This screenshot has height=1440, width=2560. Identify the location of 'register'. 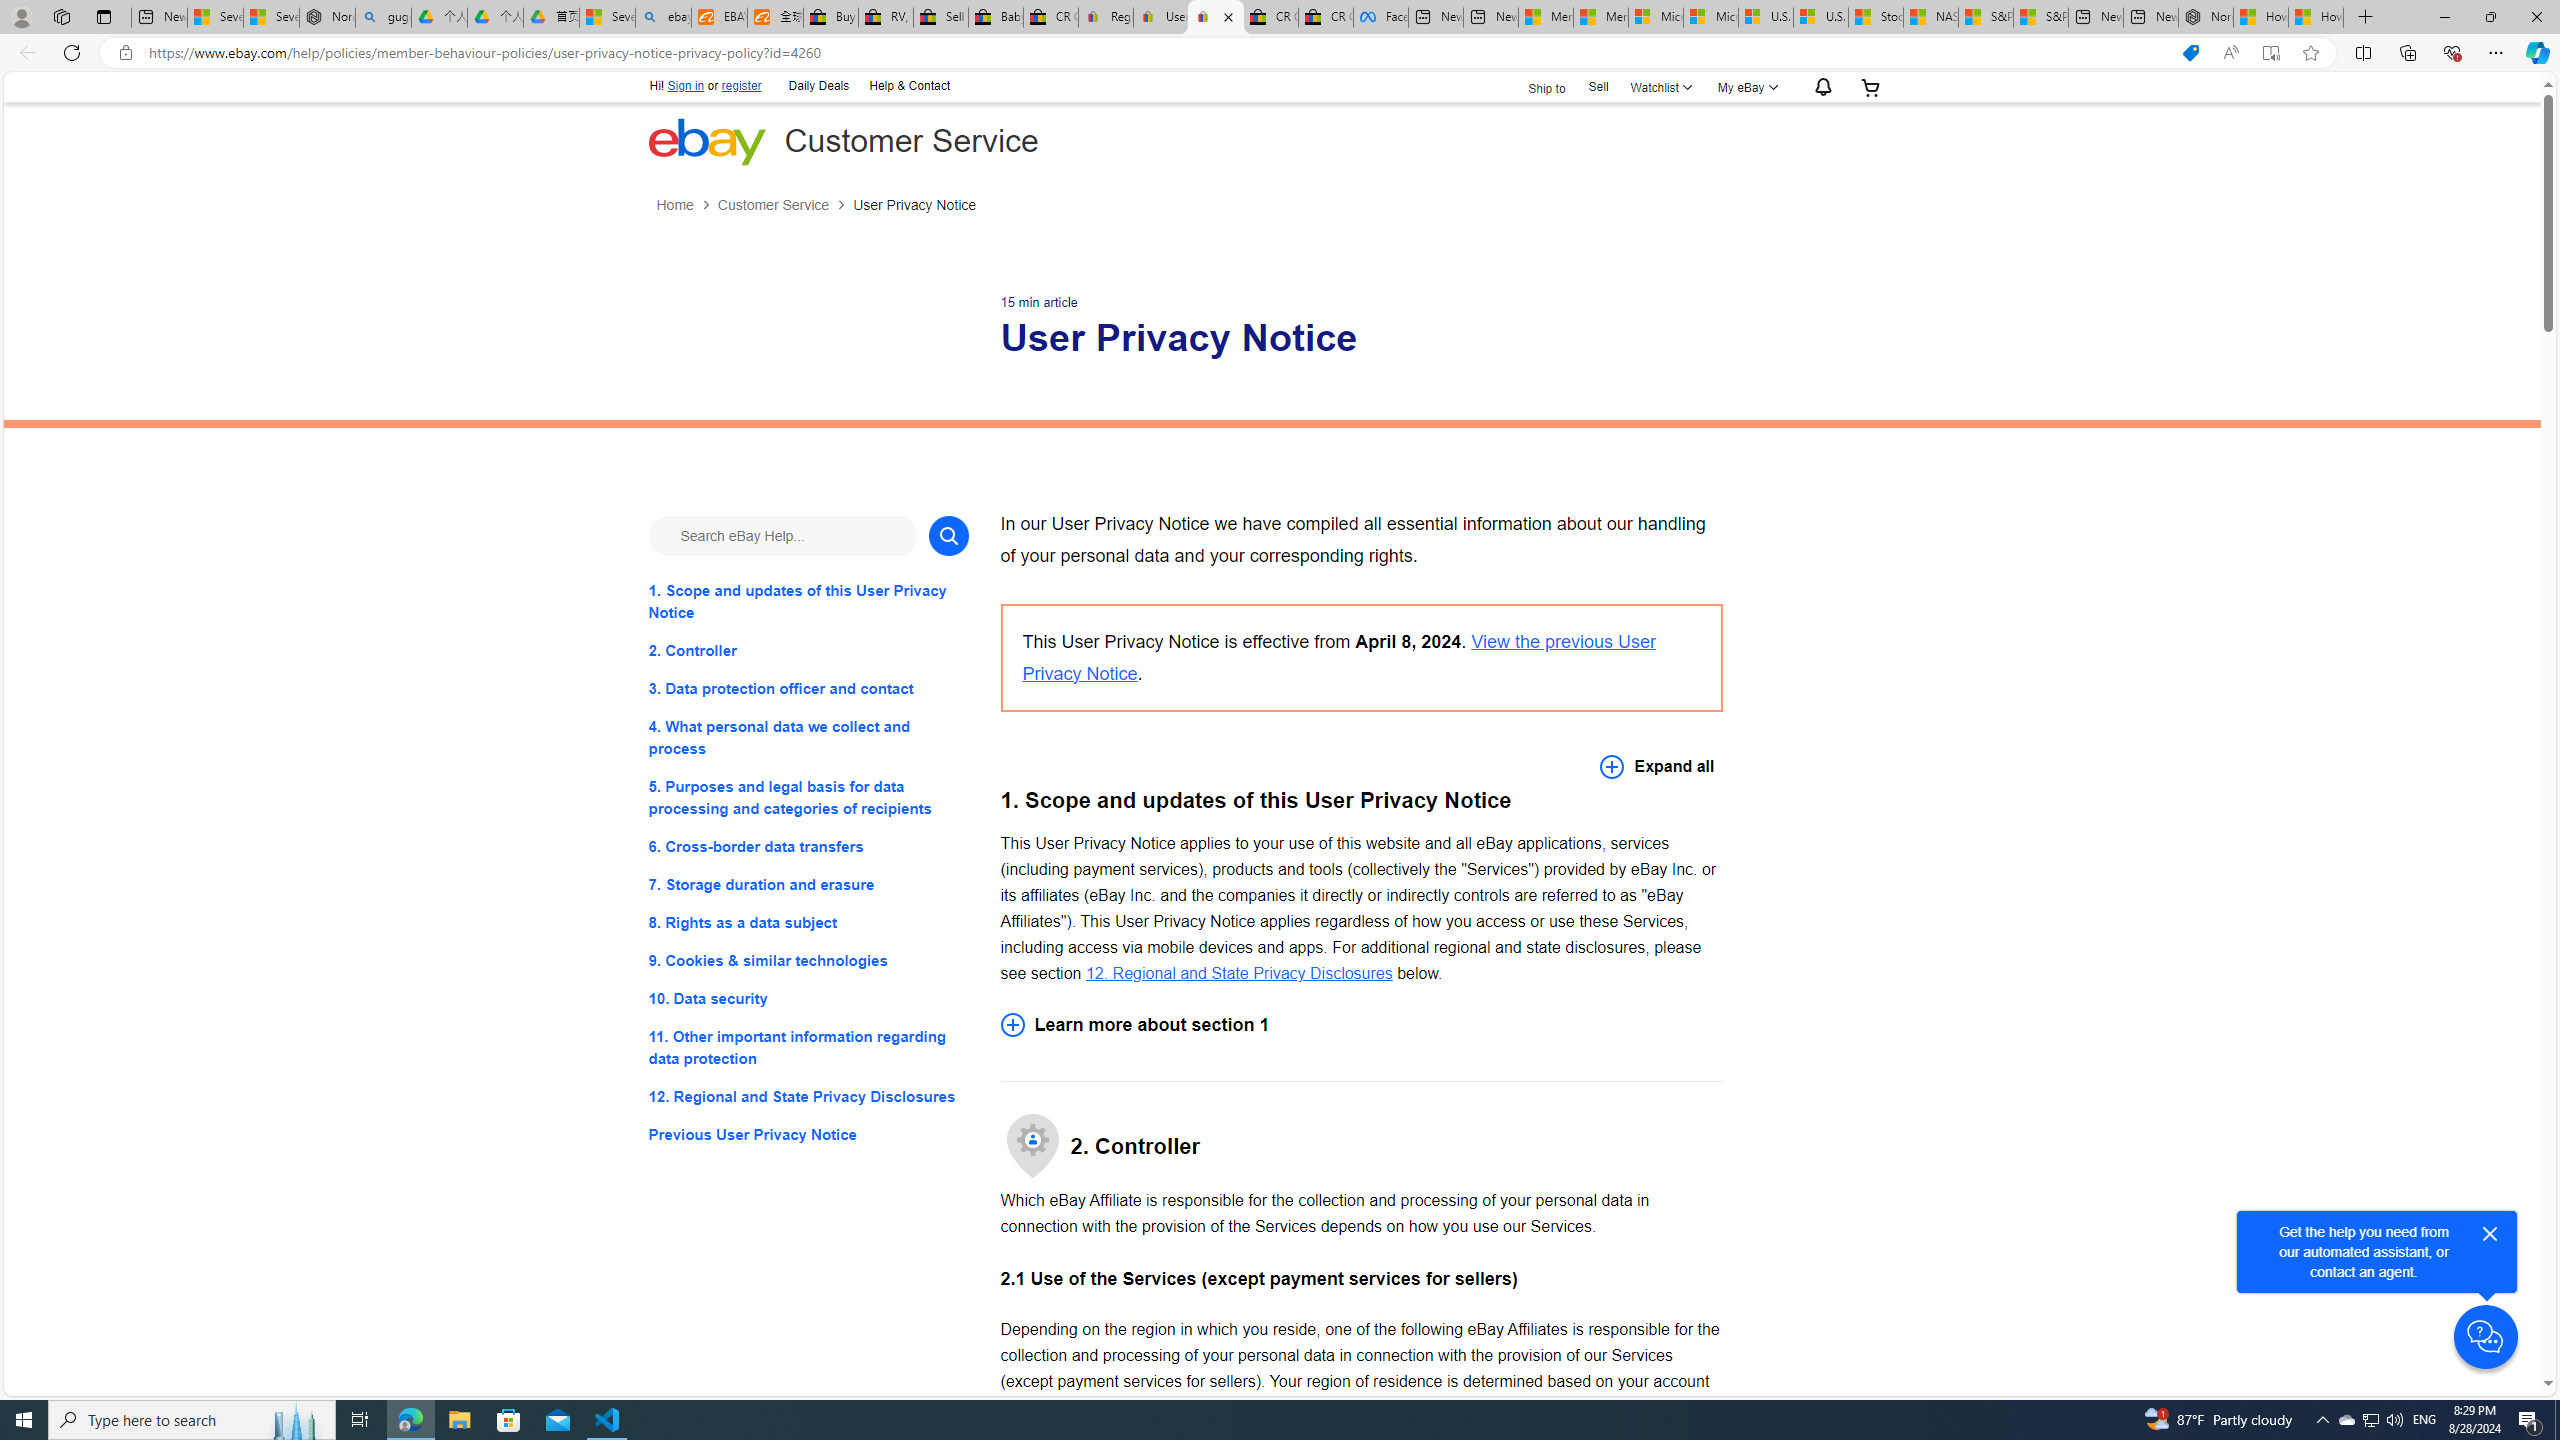
(741, 85).